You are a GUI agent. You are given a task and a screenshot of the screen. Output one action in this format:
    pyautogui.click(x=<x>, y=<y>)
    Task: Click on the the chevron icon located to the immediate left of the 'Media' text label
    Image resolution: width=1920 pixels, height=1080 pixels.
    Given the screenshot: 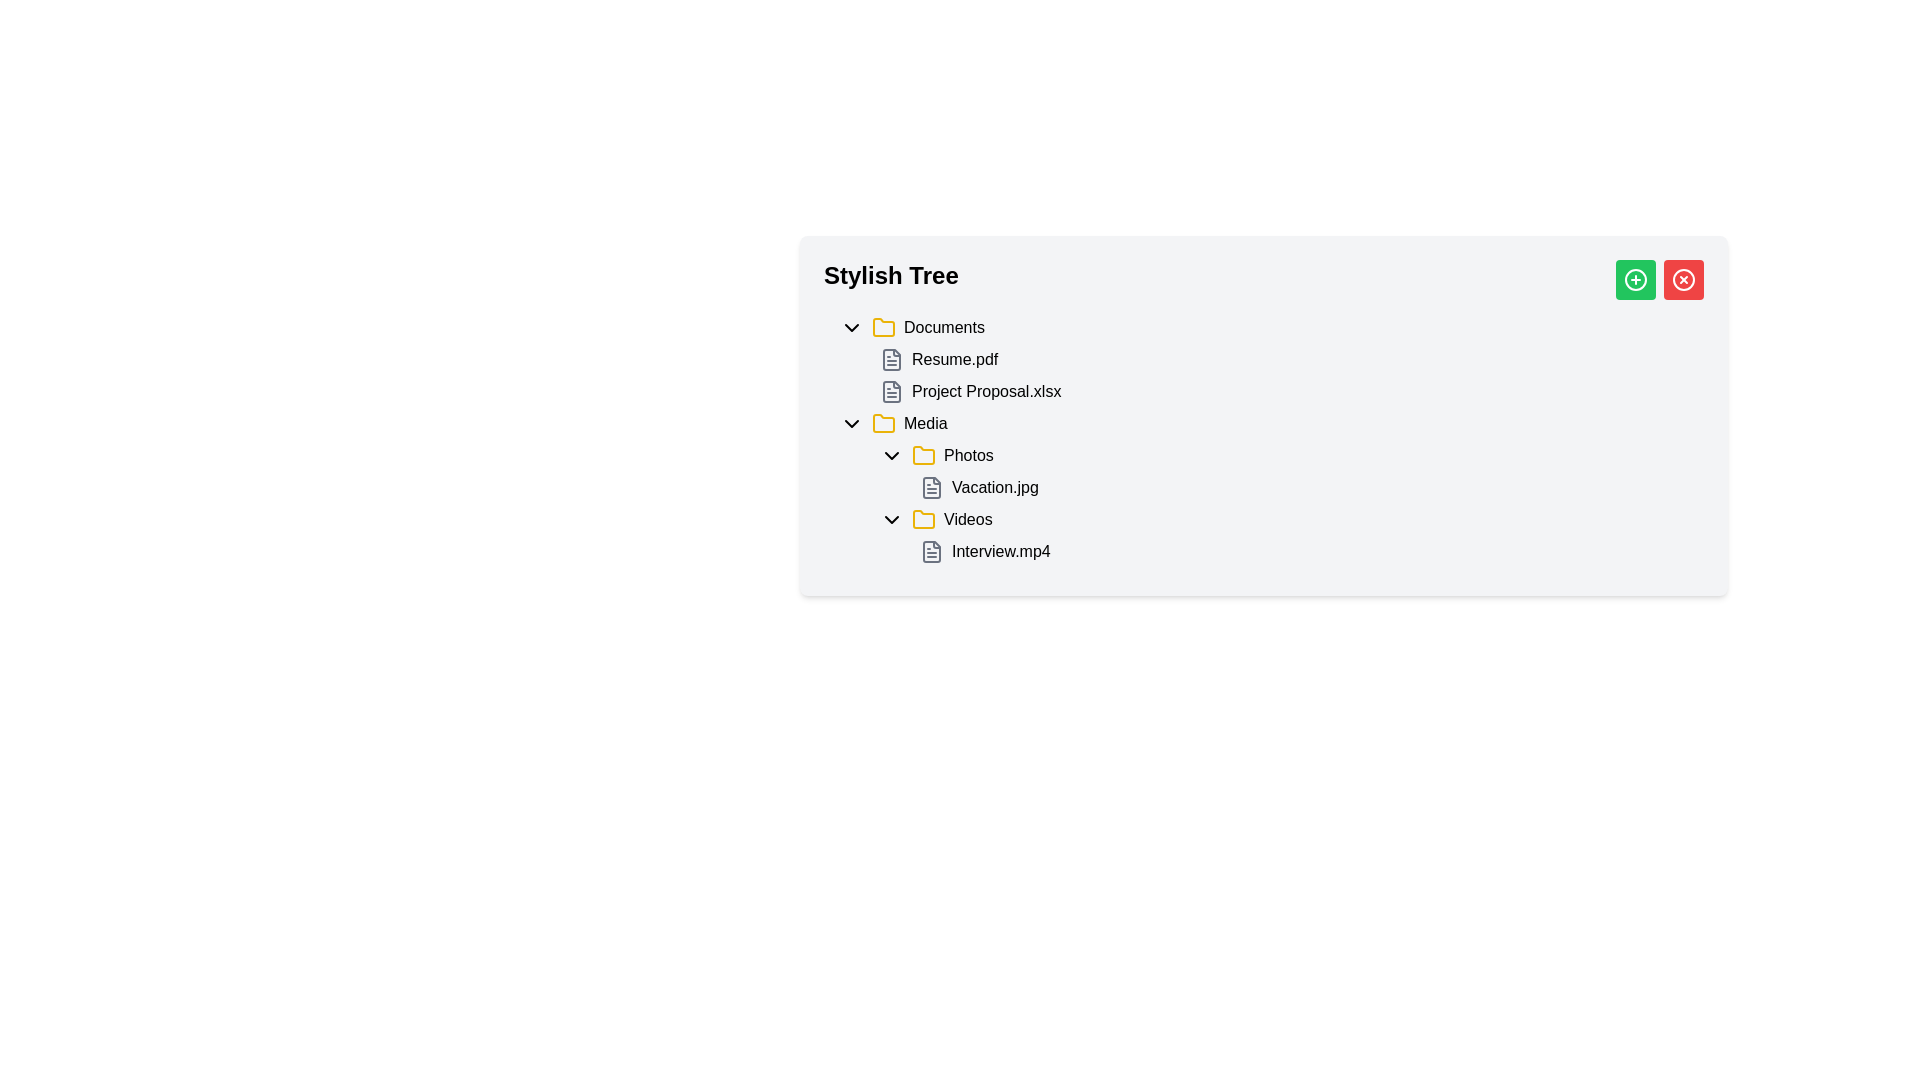 What is the action you would take?
    pyautogui.click(x=851, y=423)
    